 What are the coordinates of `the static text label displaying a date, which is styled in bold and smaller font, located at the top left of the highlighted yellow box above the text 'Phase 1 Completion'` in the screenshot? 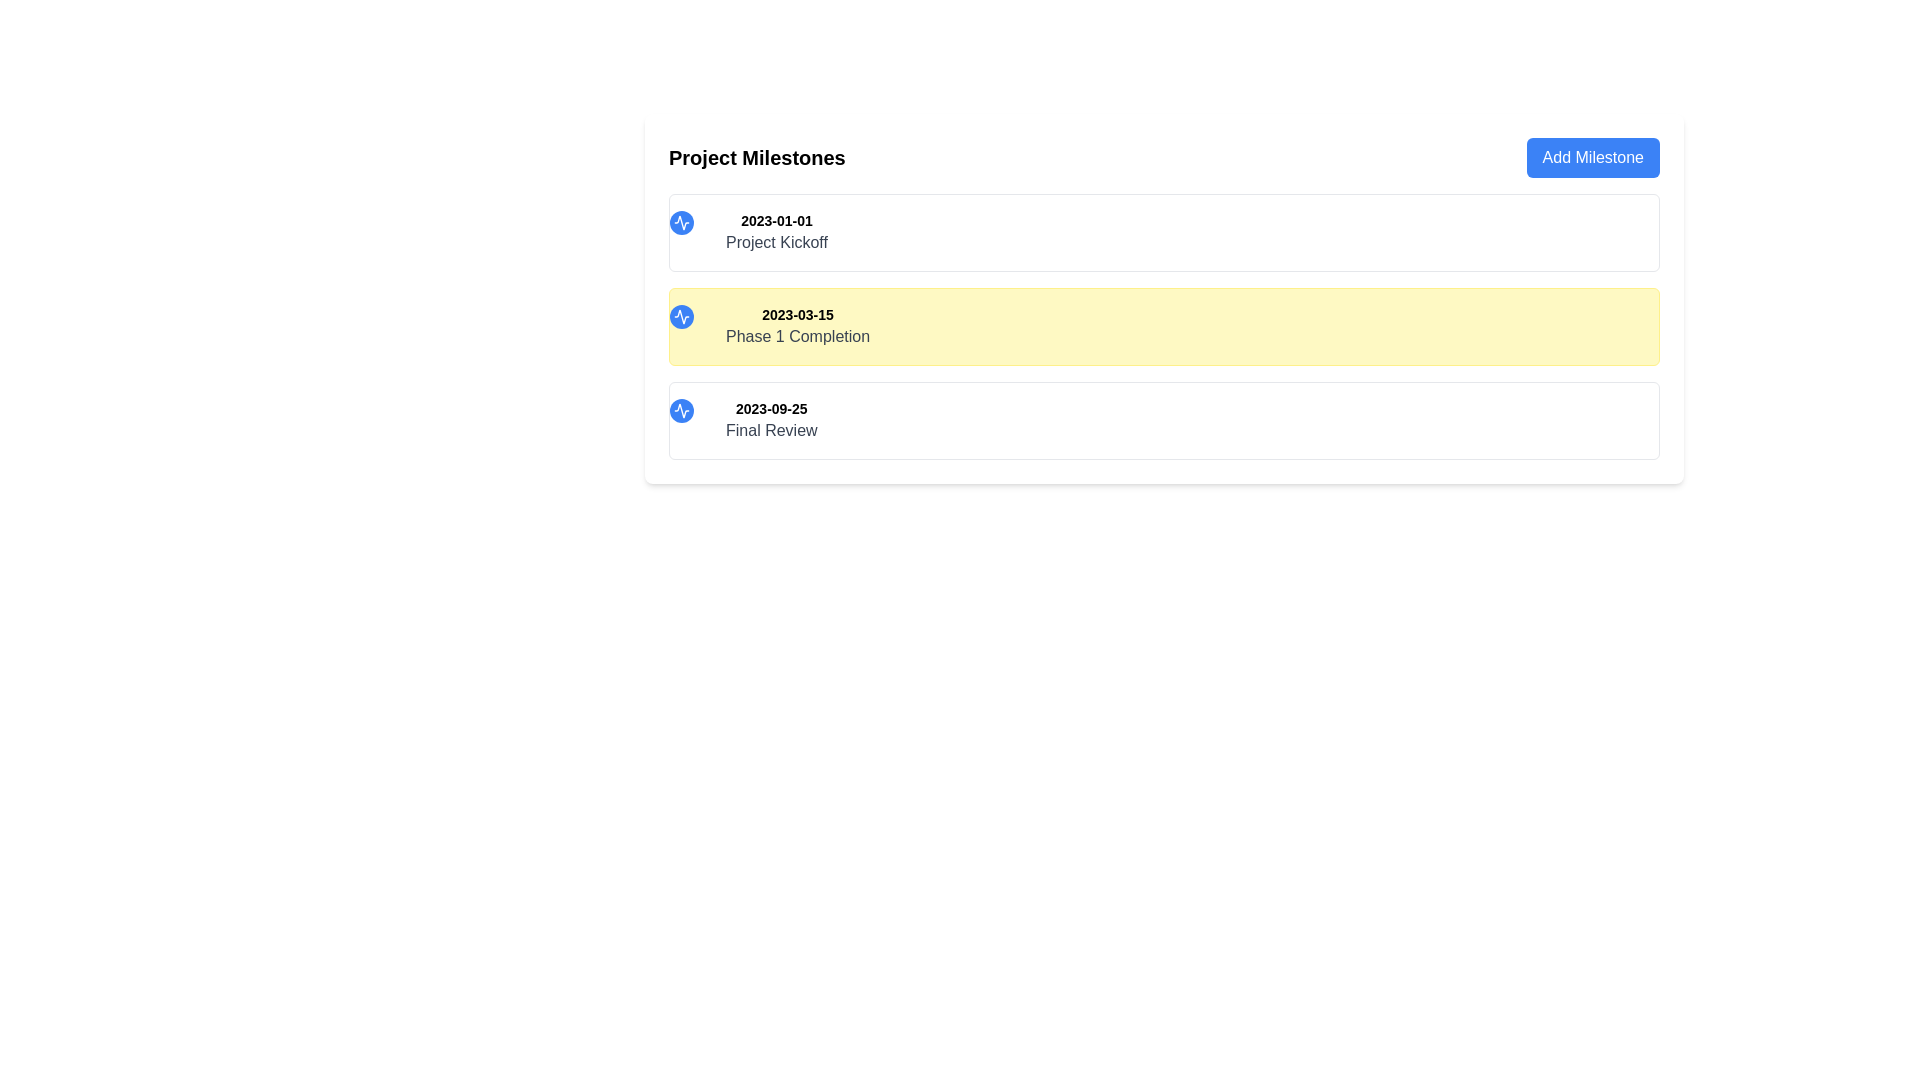 It's located at (797, 315).